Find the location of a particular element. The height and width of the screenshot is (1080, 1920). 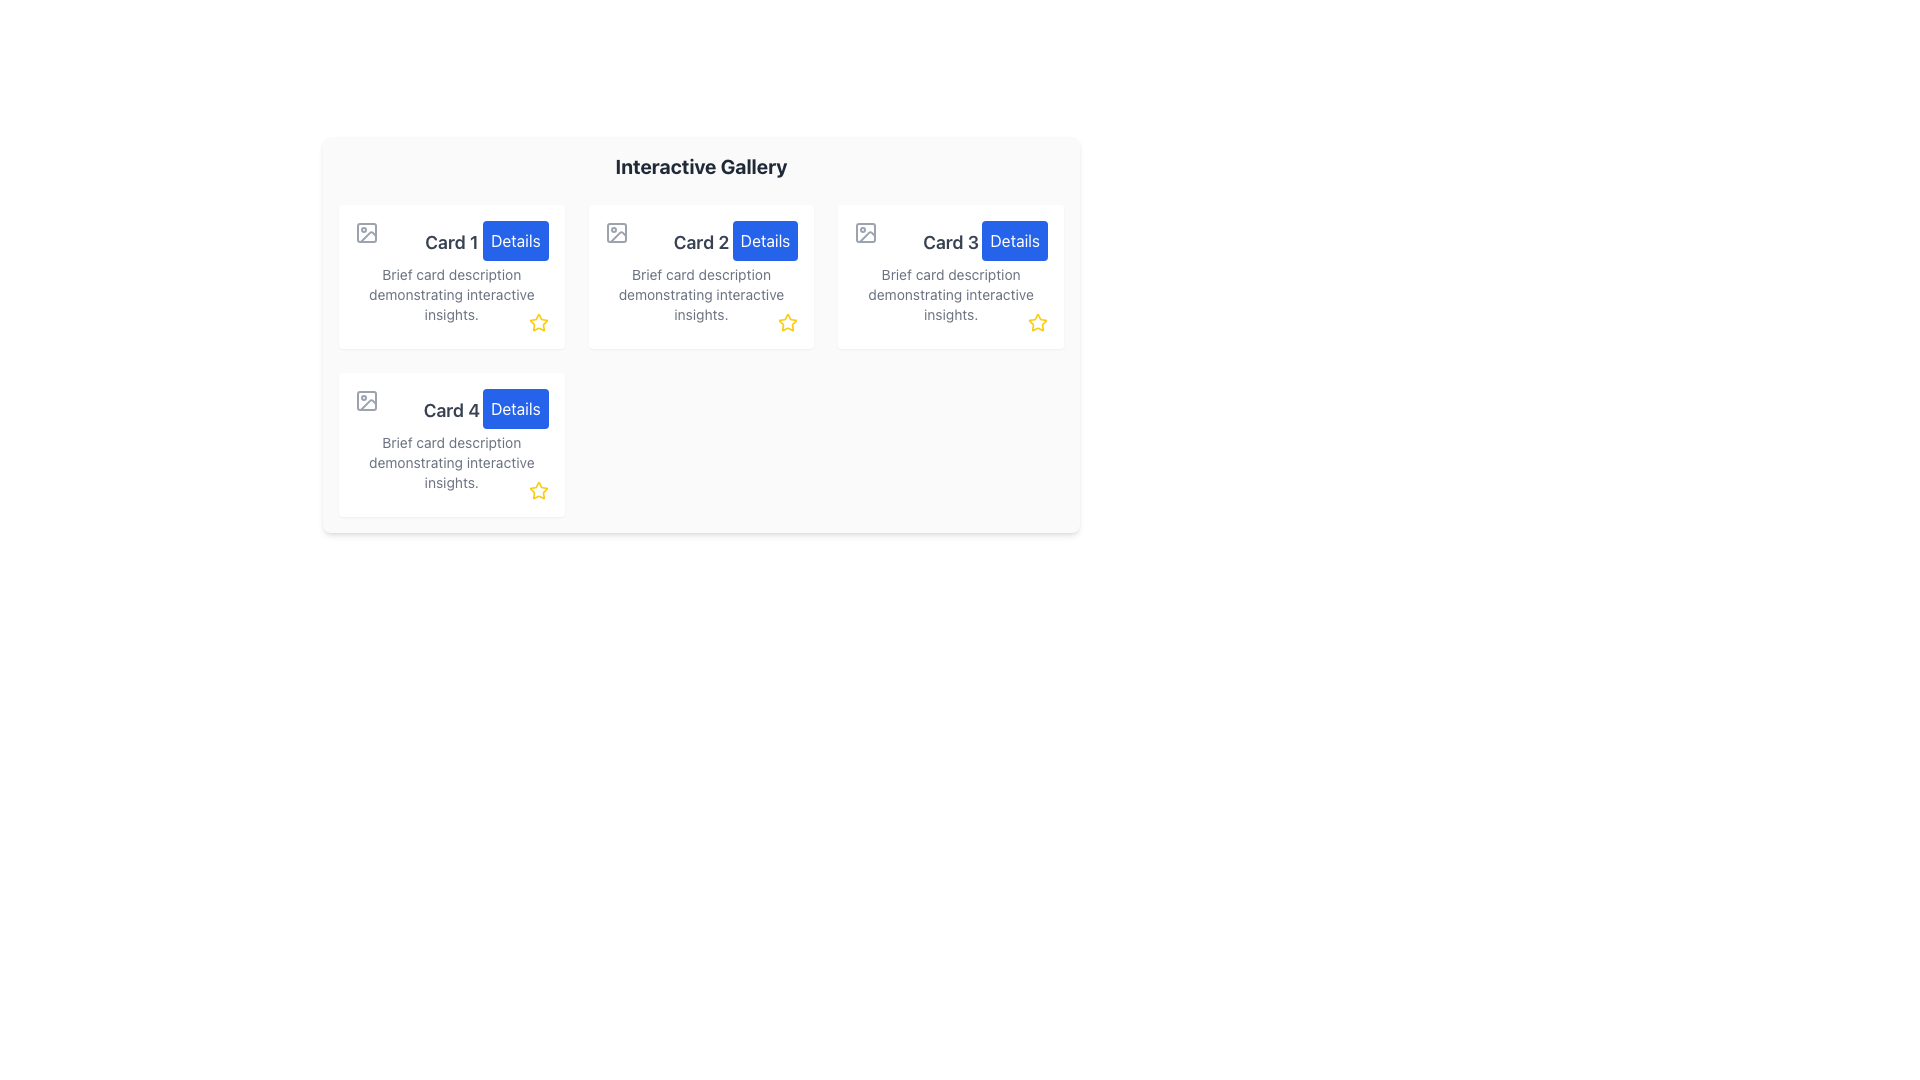

icon placeholder resembling a stylized photo frame located at the top-left corner of 'Card 1' for its attributes is located at coordinates (366, 231).